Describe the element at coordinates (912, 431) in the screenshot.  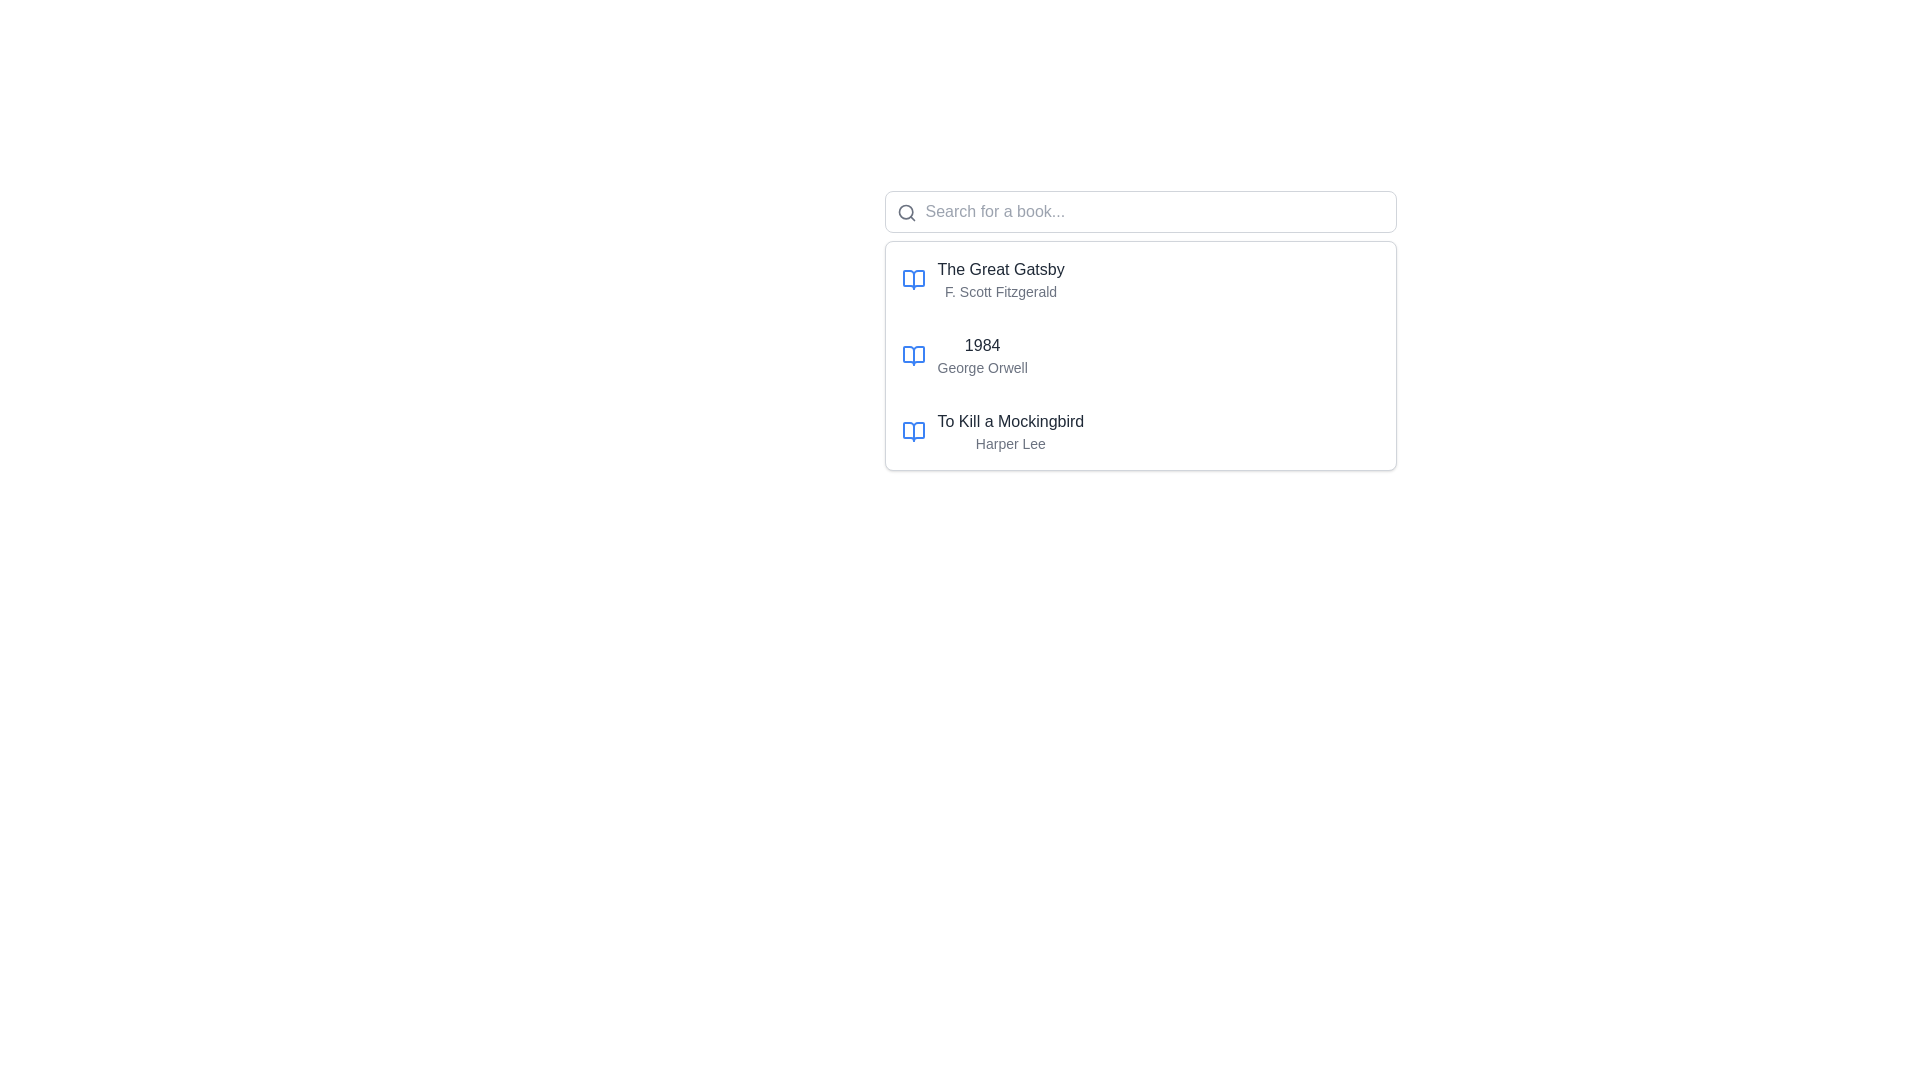
I see `the open book icon, which is blue and located to the left of the title 'To Kill a Mockingbird' and the author 'Harper Lee' in the third entry of the book list` at that location.